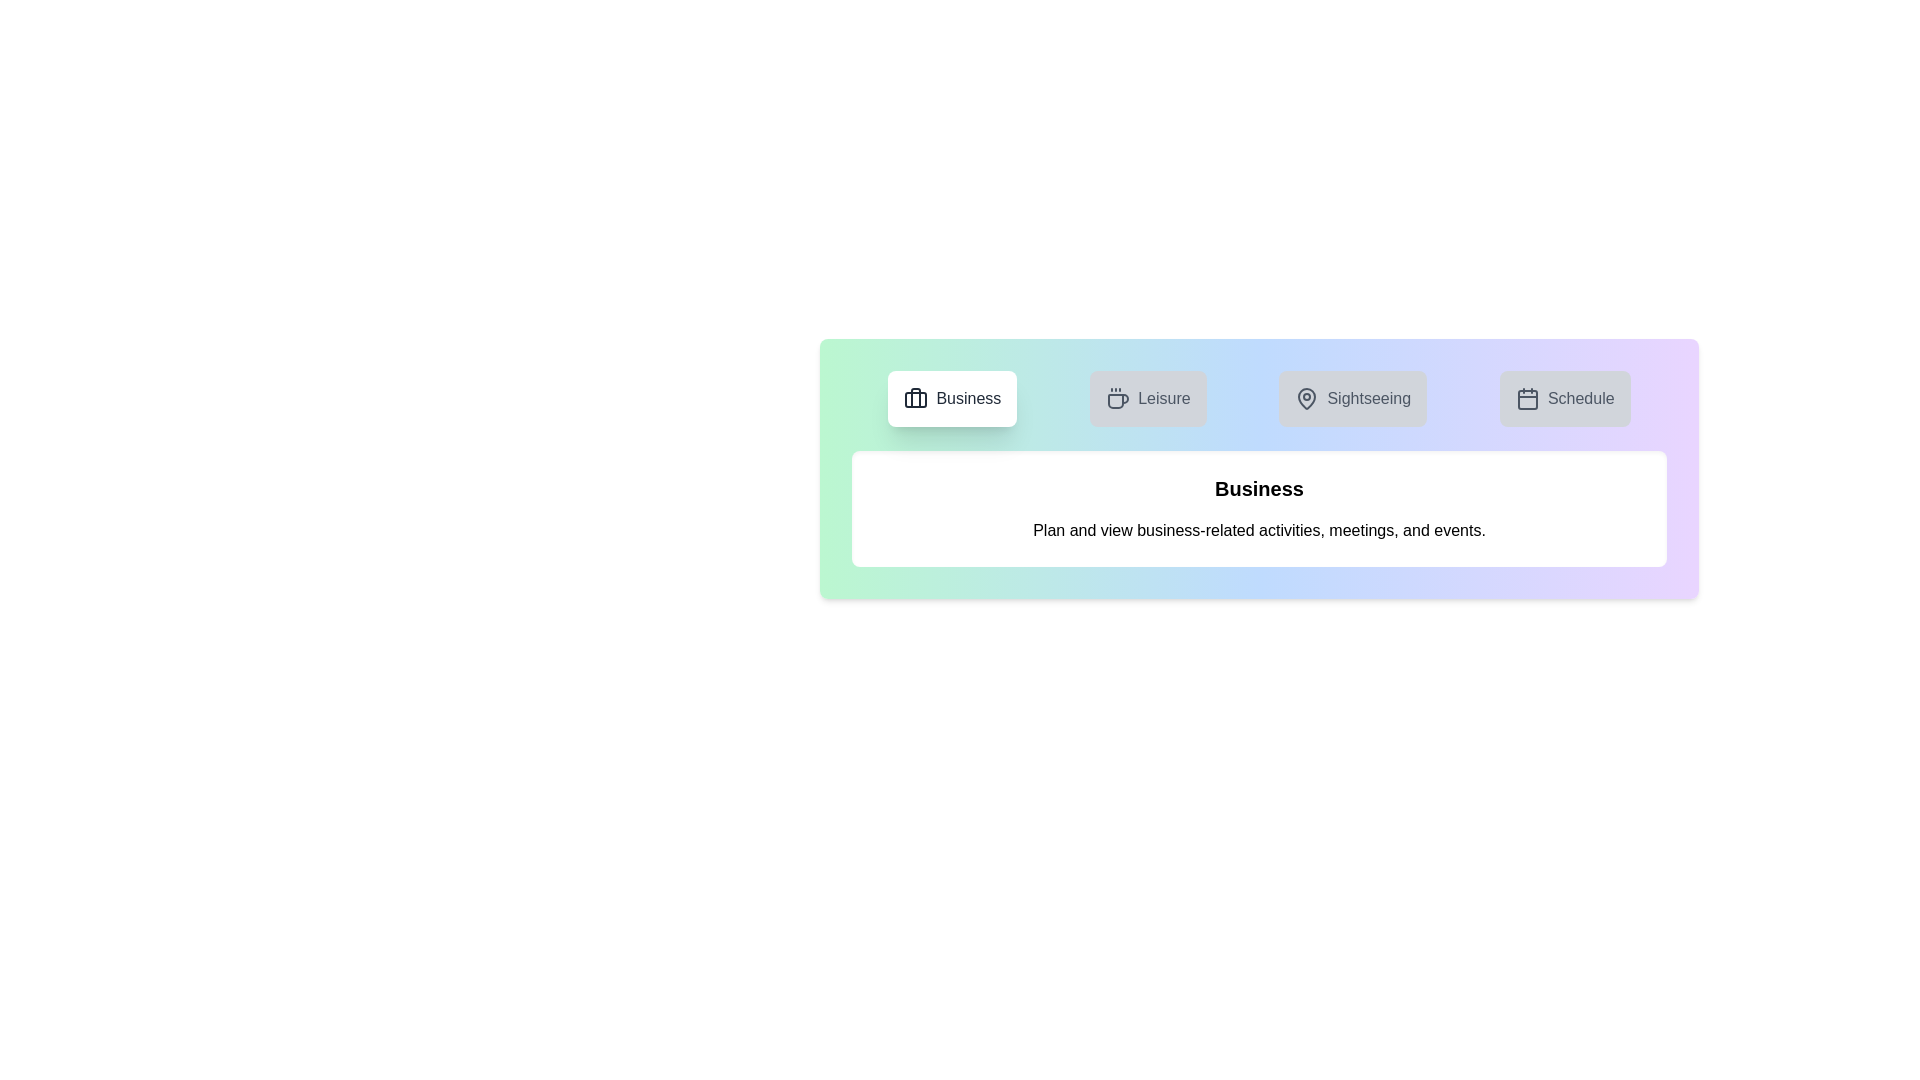  Describe the element at coordinates (950, 398) in the screenshot. I see `the tab corresponding to Business` at that location.